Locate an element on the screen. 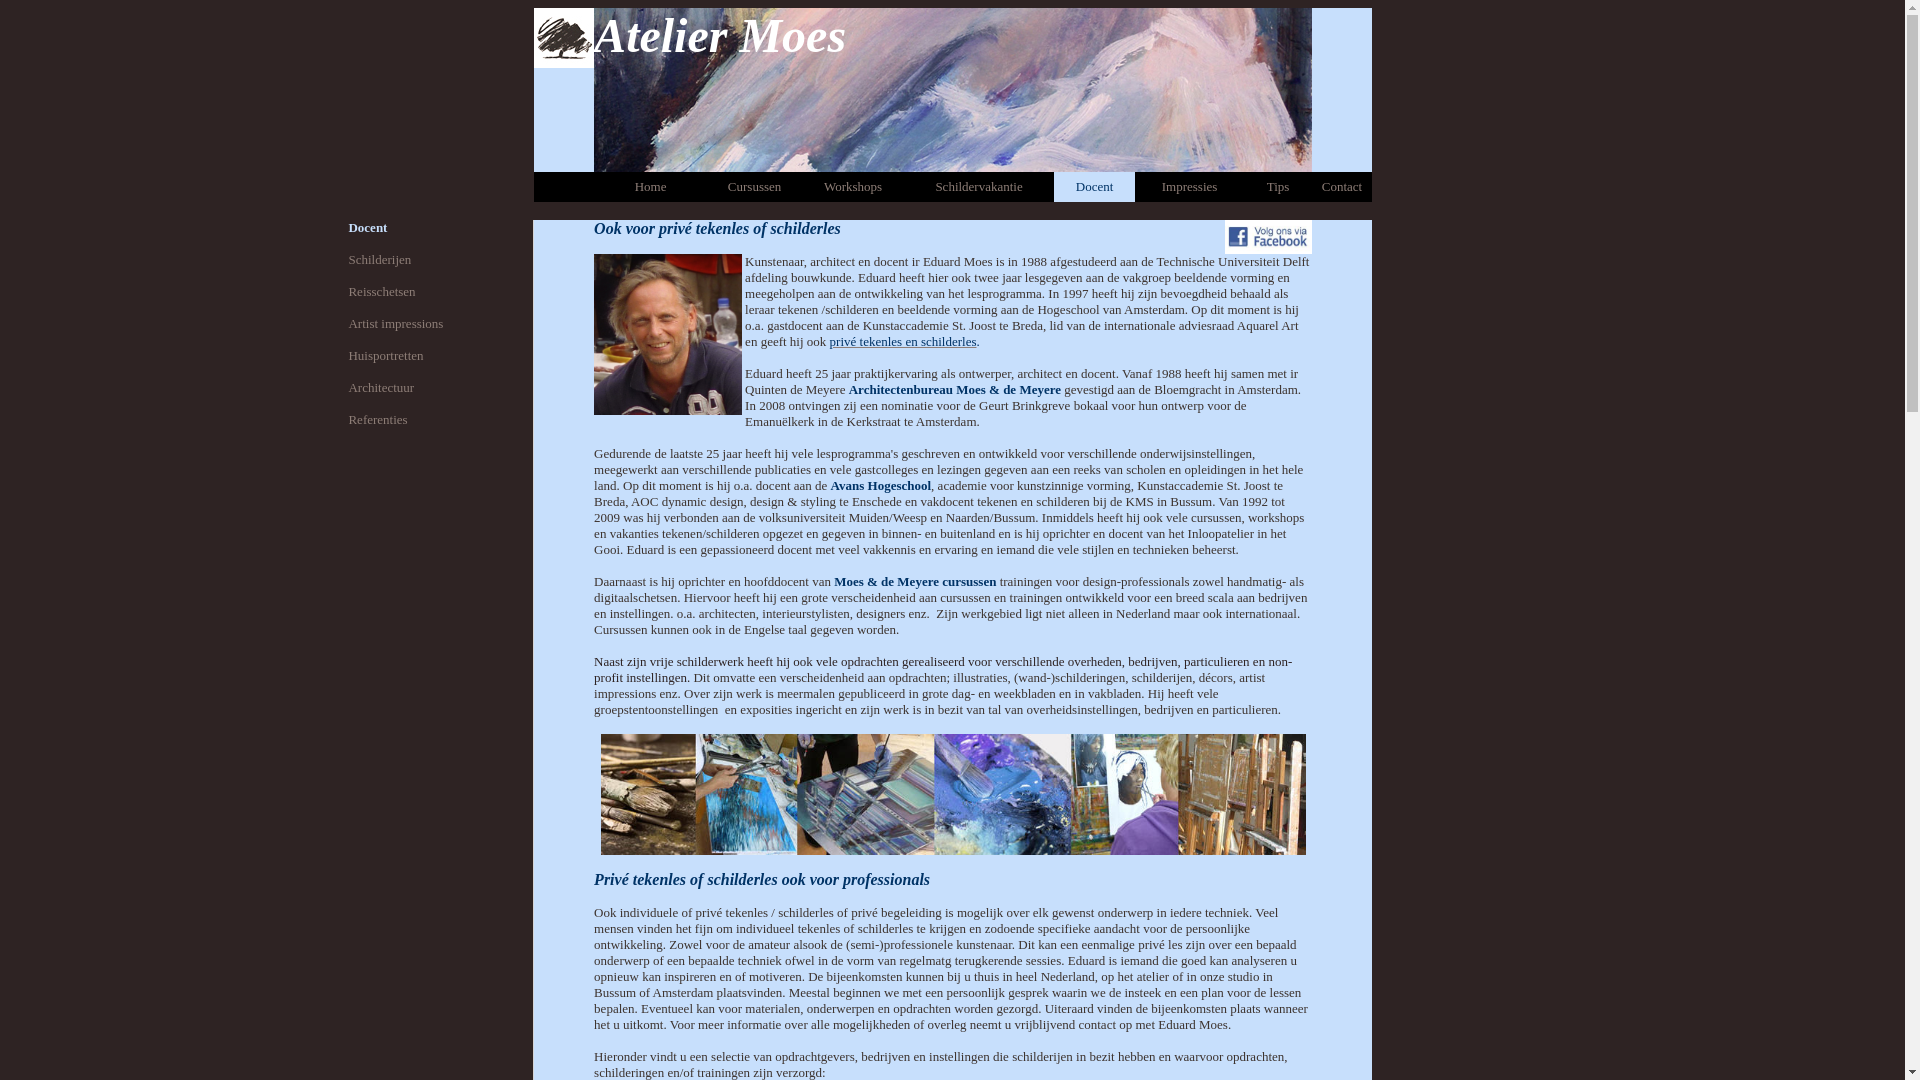 This screenshot has height=1080, width=1920. 'Schildervakantie' is located at coordinates (978, 186).